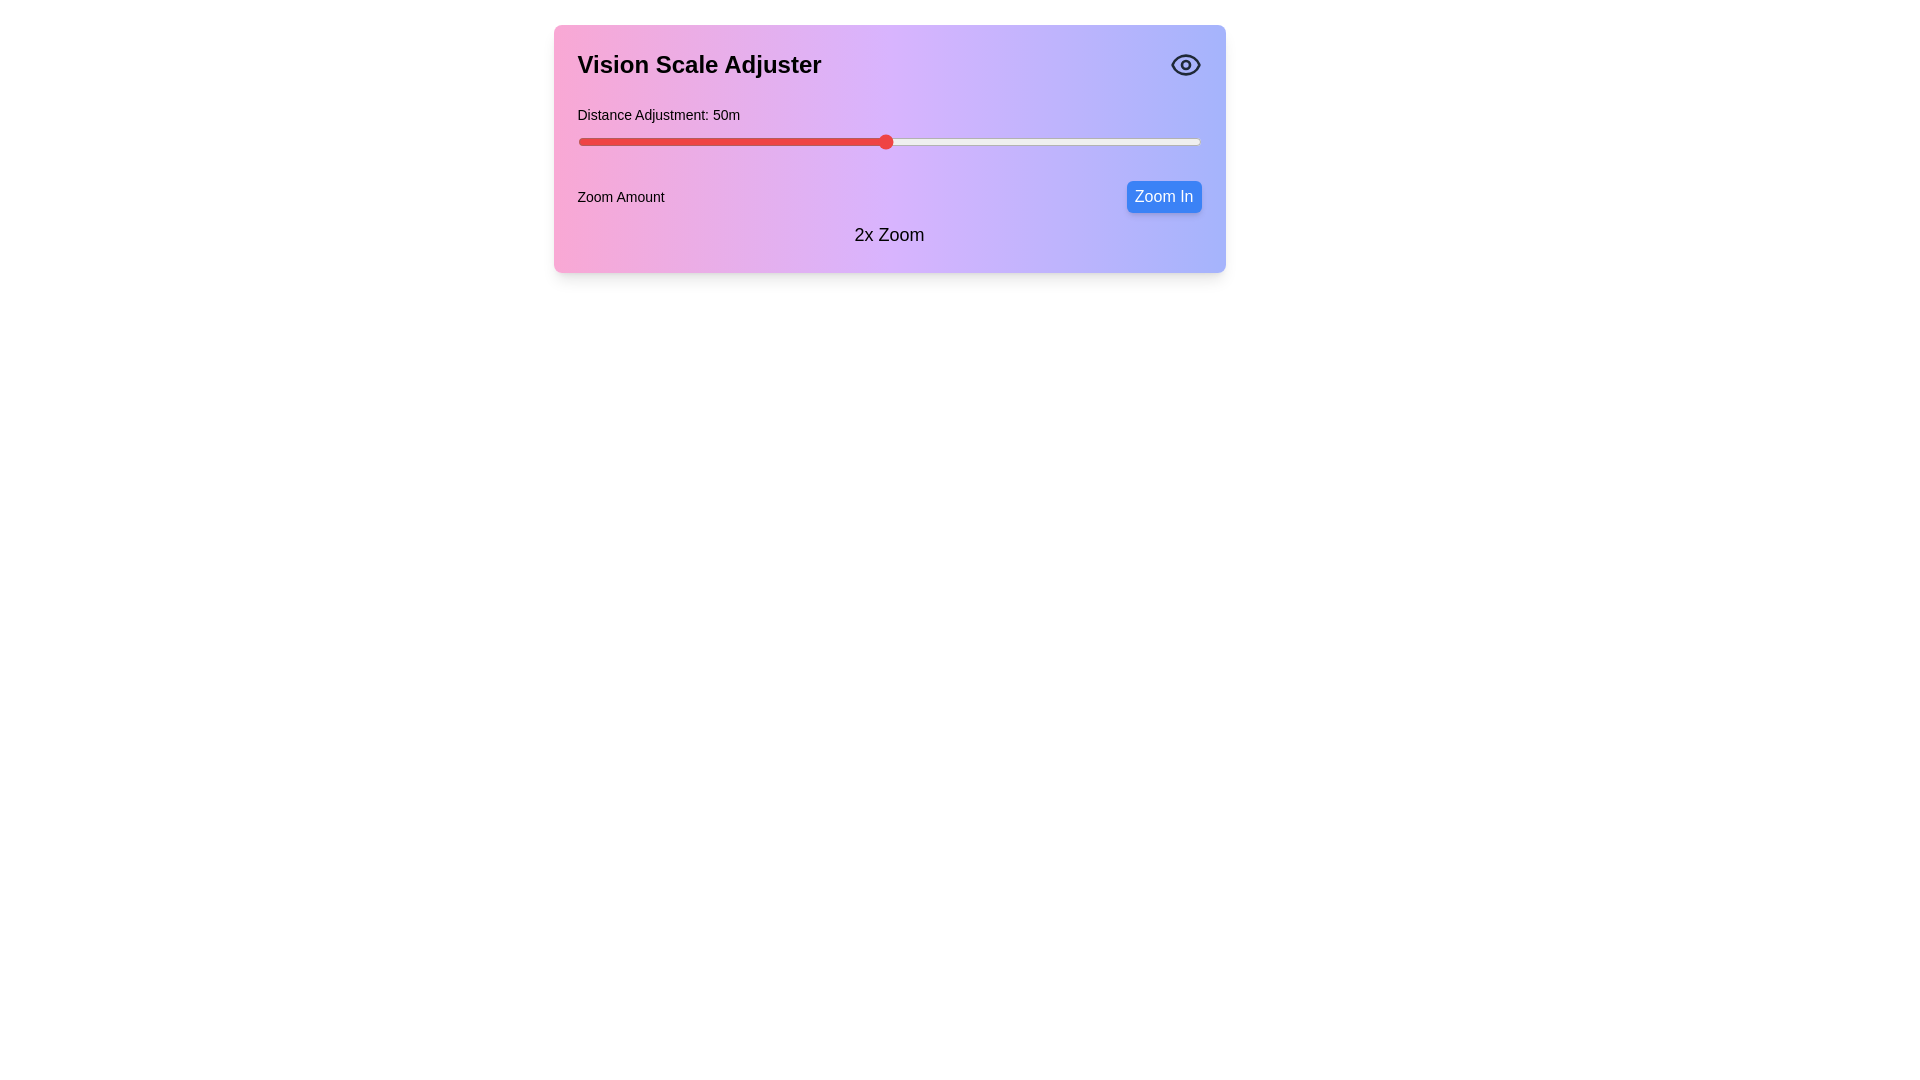 The image size is (1920, 1080). I want to click on the distance adjustment, so click(904, 141).